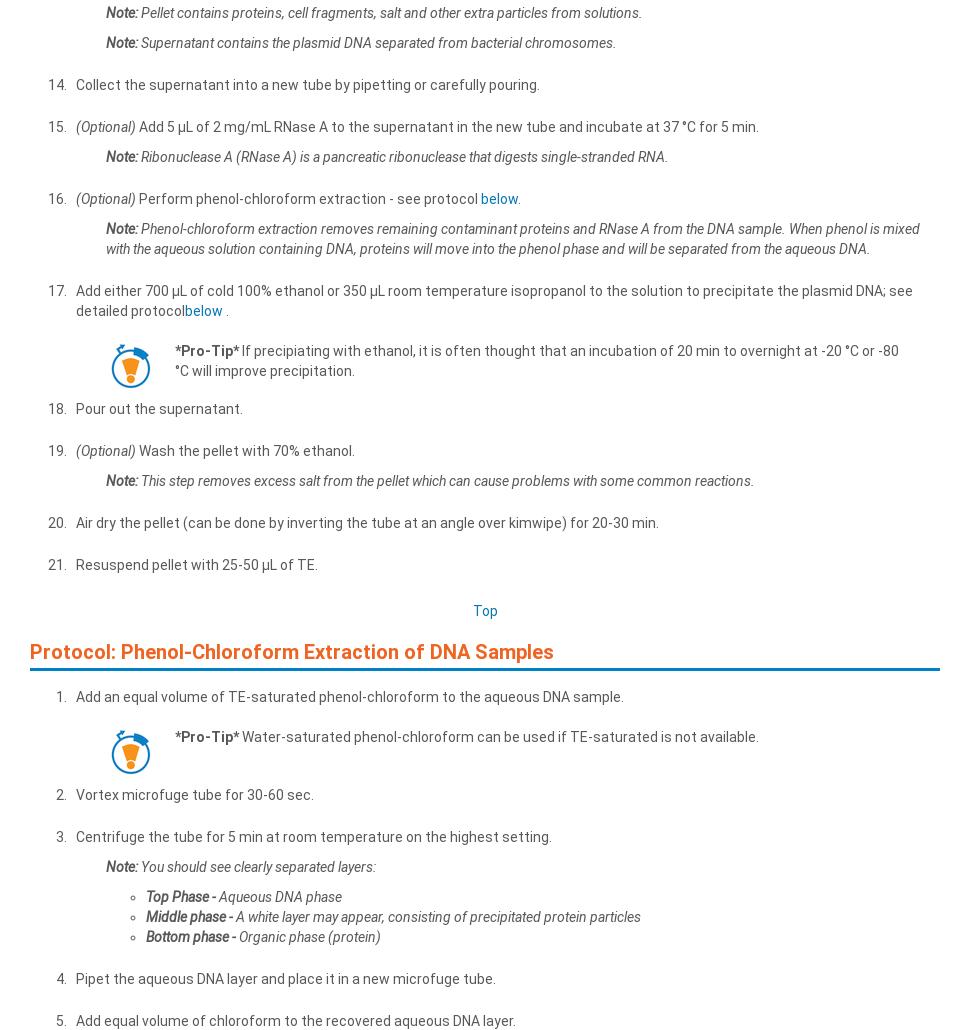  Describe the element at coordinates (255, 866) in the screenshot. I see `'You should see clearly separated layers:'` at that location.